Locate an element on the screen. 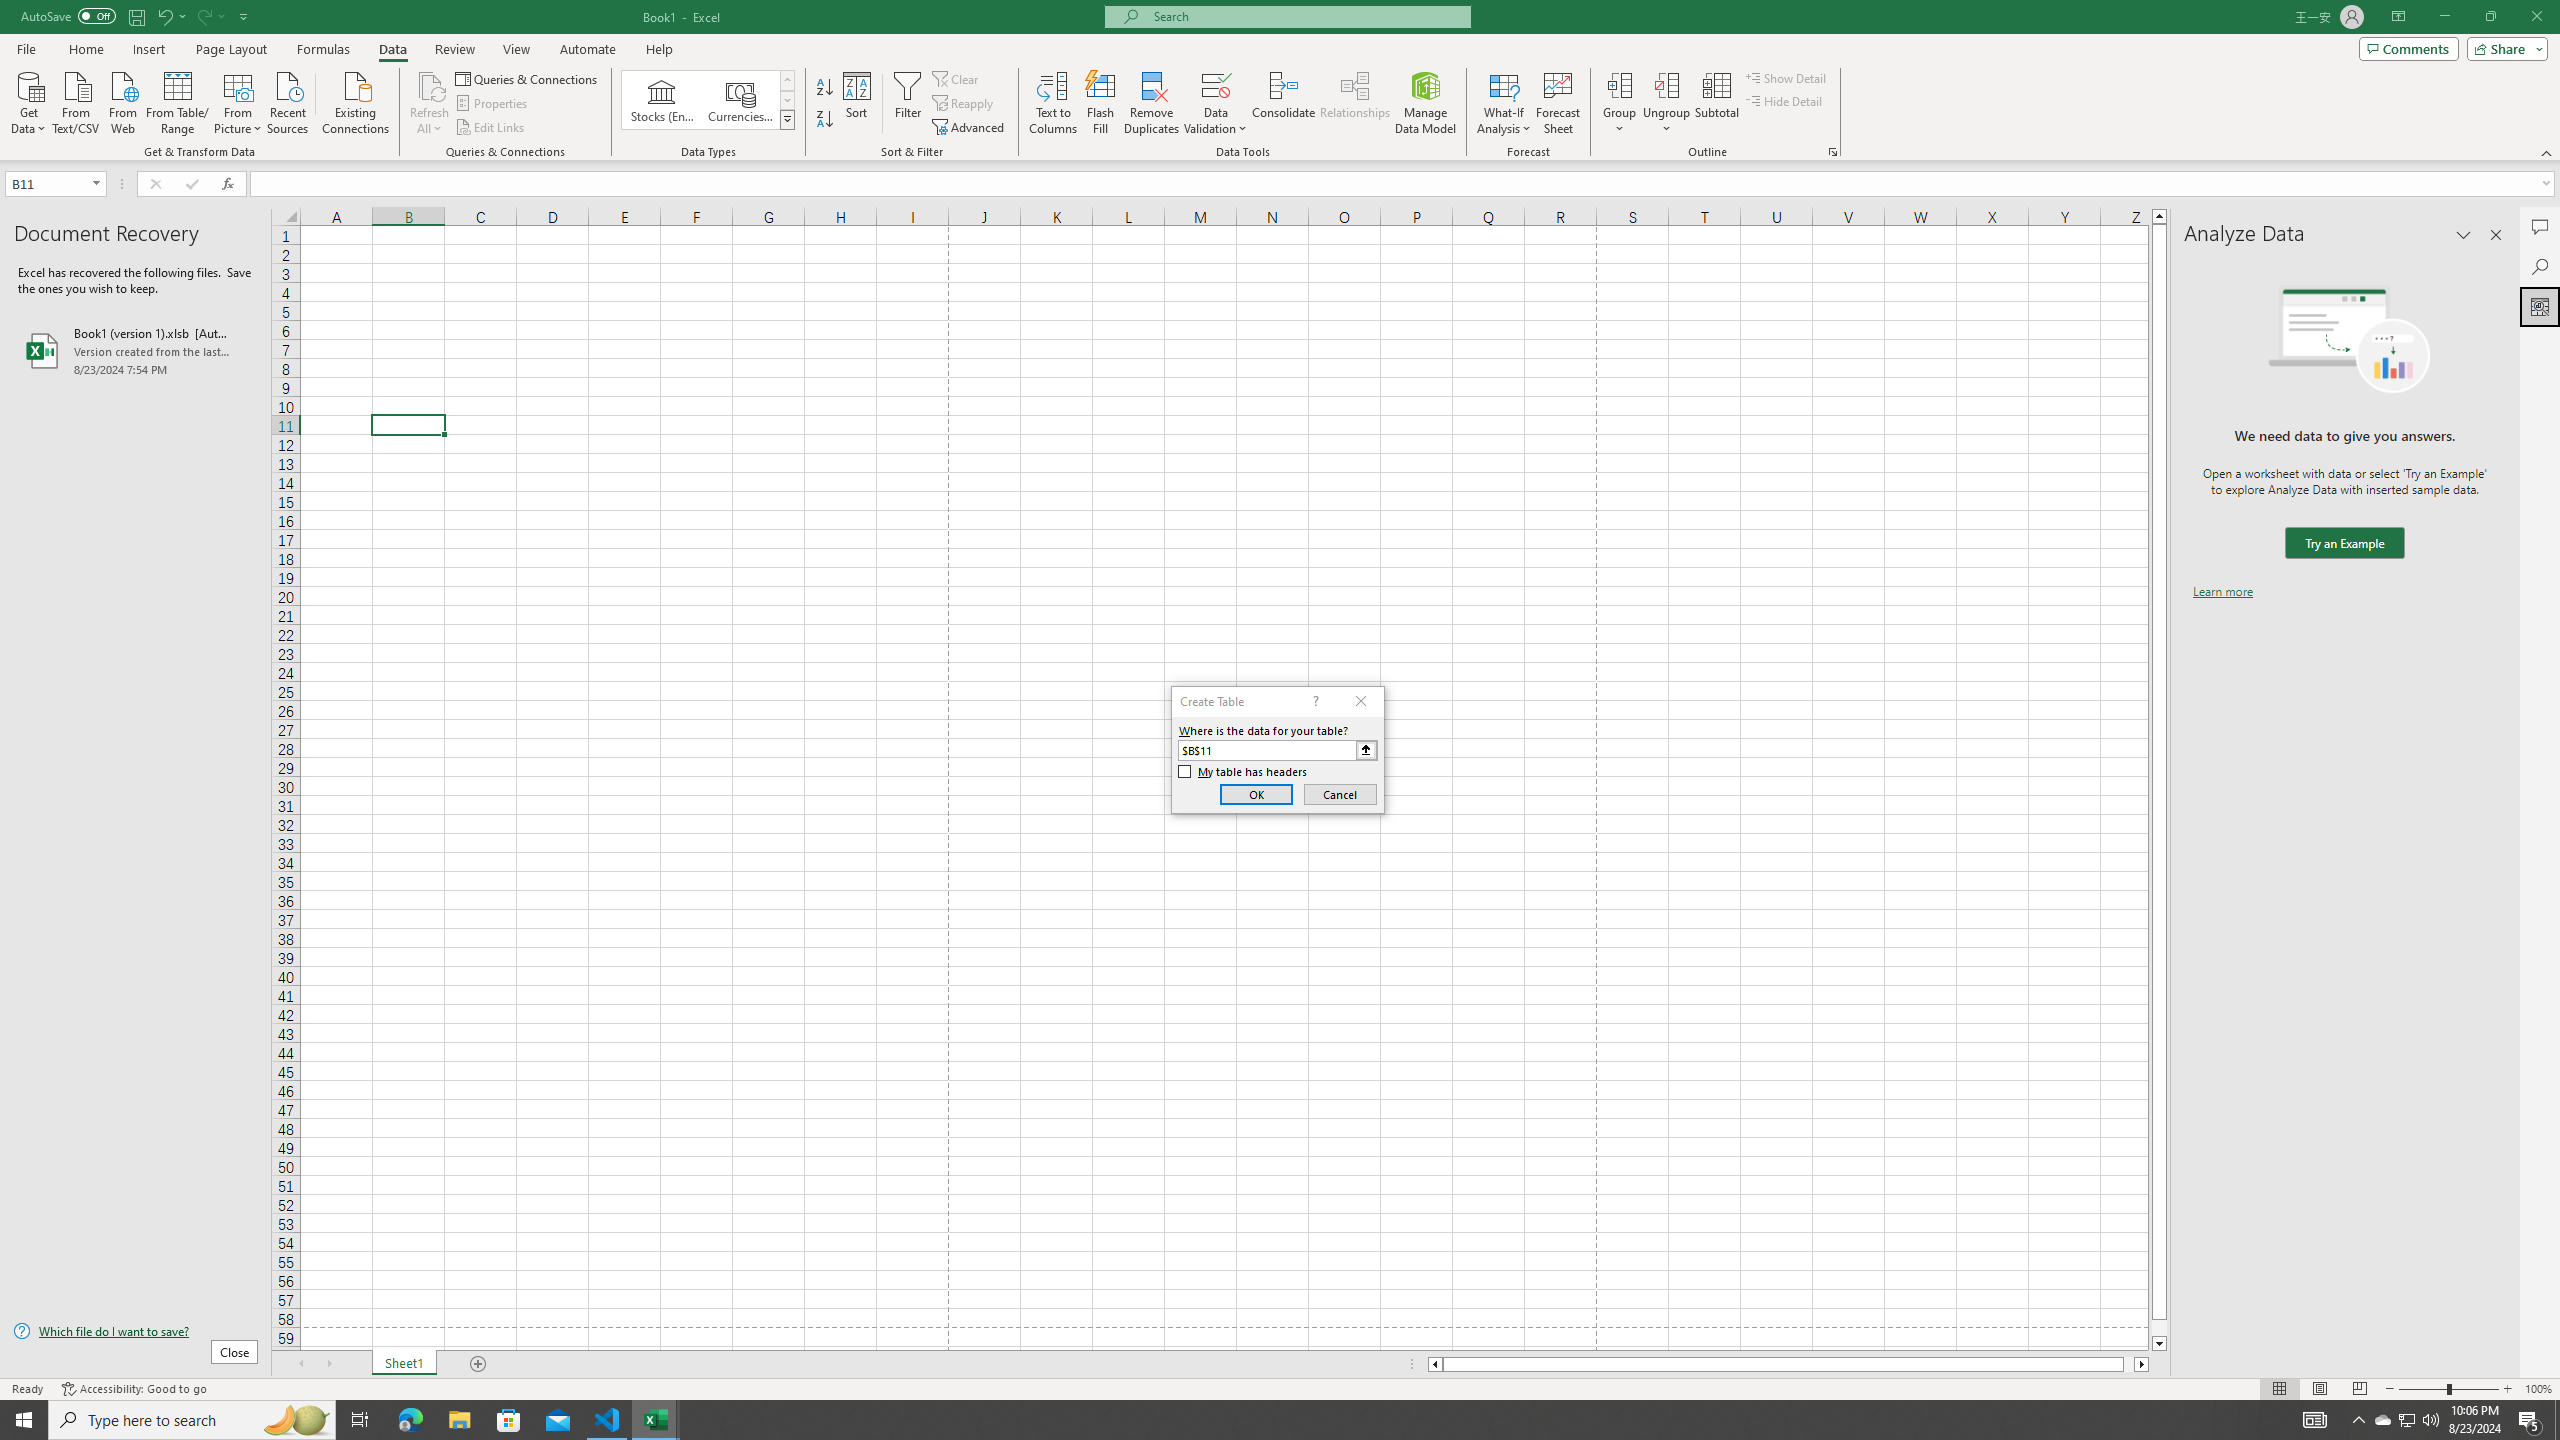  'Advanced...' is located at coordinates (970, 127).